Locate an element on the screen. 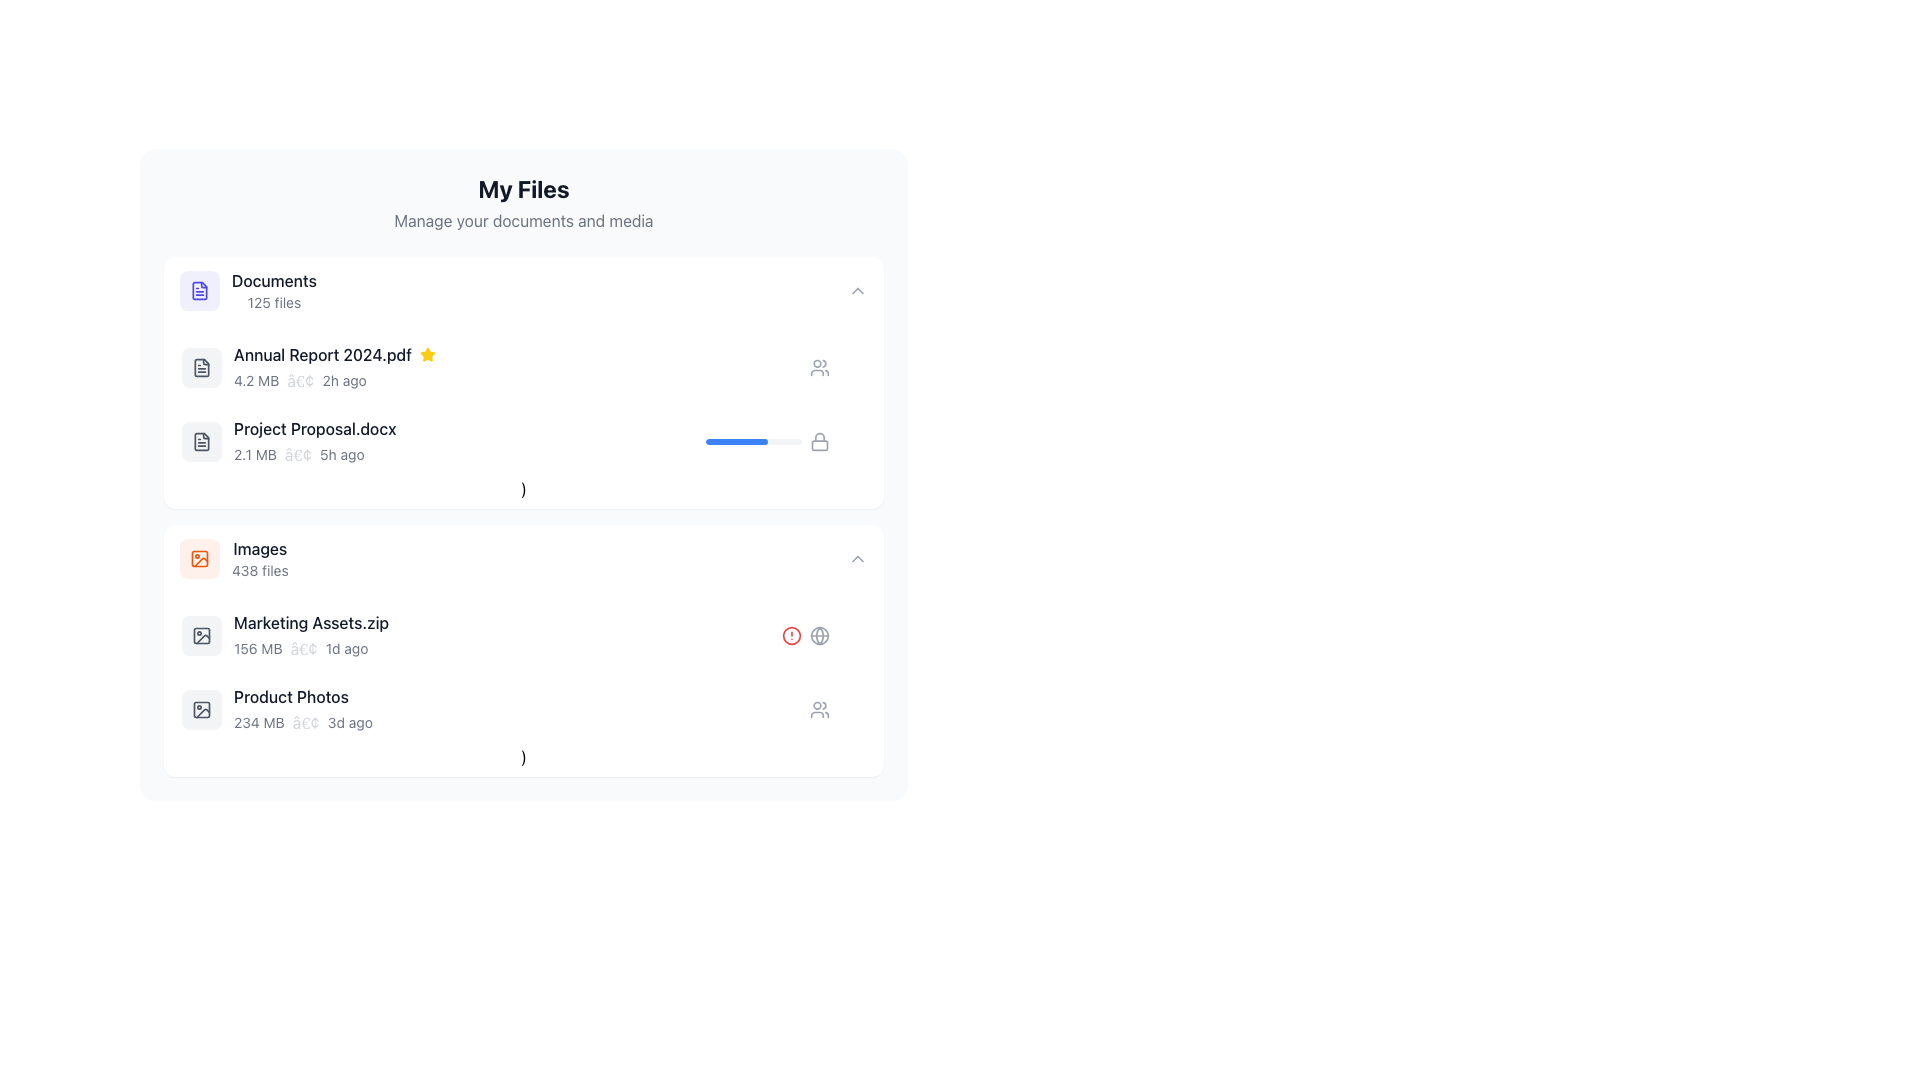 Image resolution: width=1920 pixels, height=1080 pixels. the rounded square icon with a light purple background and a blue file icon in the center, located next to the text 'Documents' and its sub-text '125 files' is located at coordinates (200, 290).